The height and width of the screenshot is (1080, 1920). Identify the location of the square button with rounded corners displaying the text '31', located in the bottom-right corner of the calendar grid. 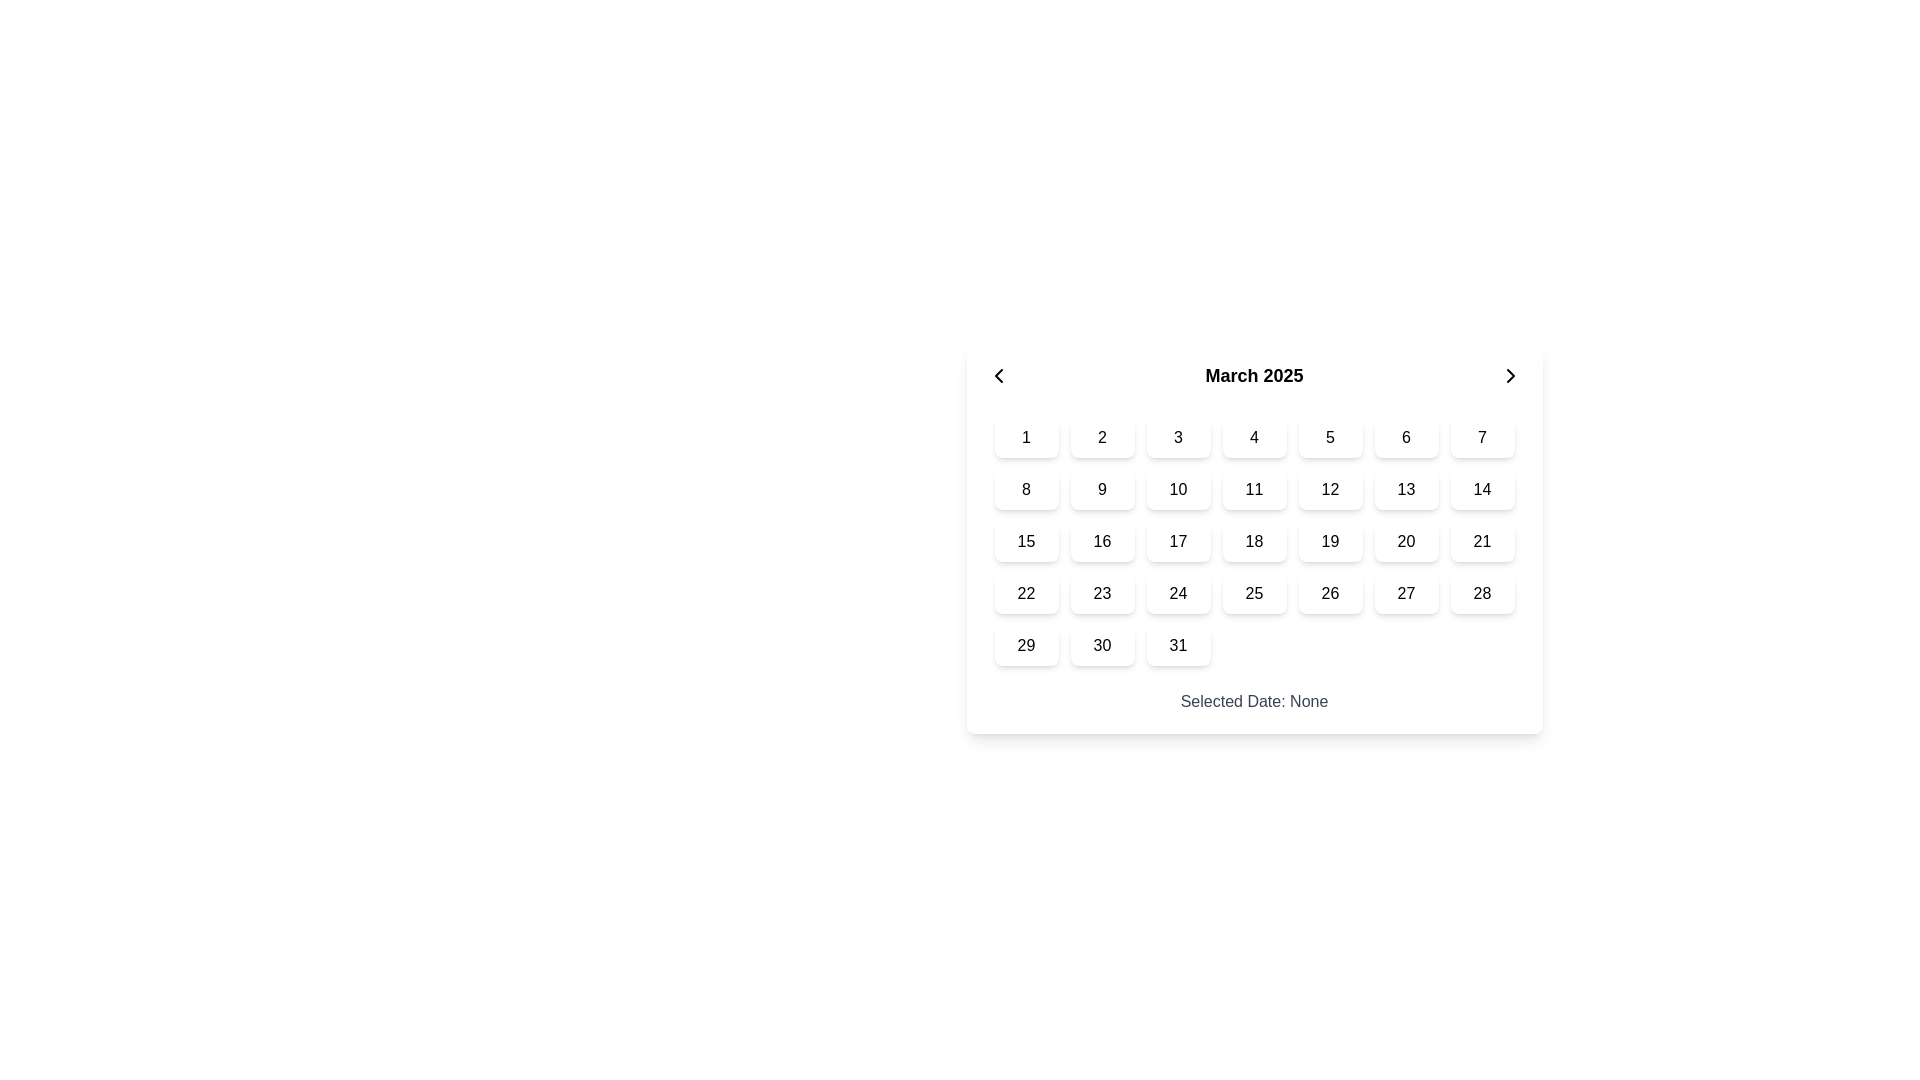
(1178, 645).